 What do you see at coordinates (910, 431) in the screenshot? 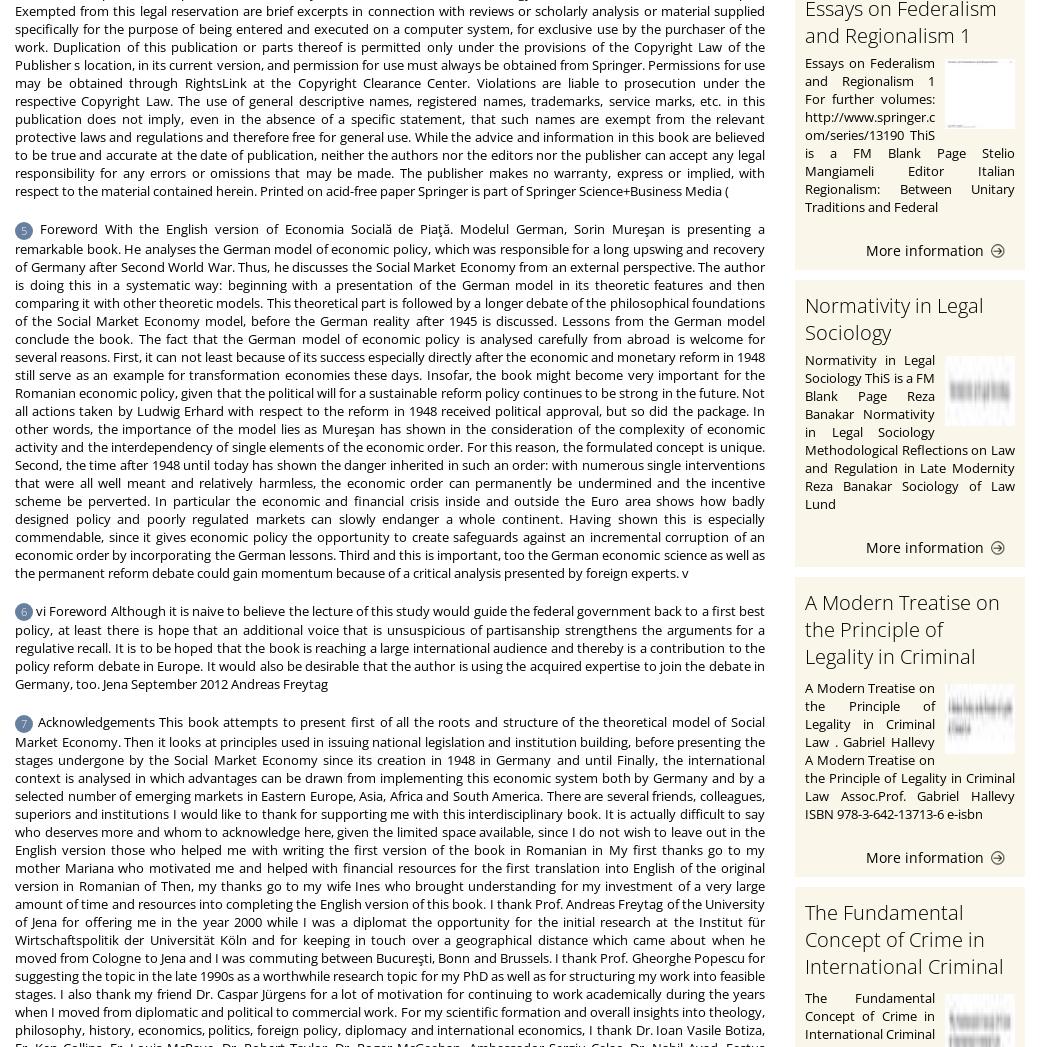
I see `'Normativity in Legal Sociology ThiS is a FM Blank Page Reza Banakar Normativity in Legal Sociology Methodological Reflections on Law and Regulation in Late Modernity Reza Banakar Sociology of Law Lund'` at bounding box center [910, 431].